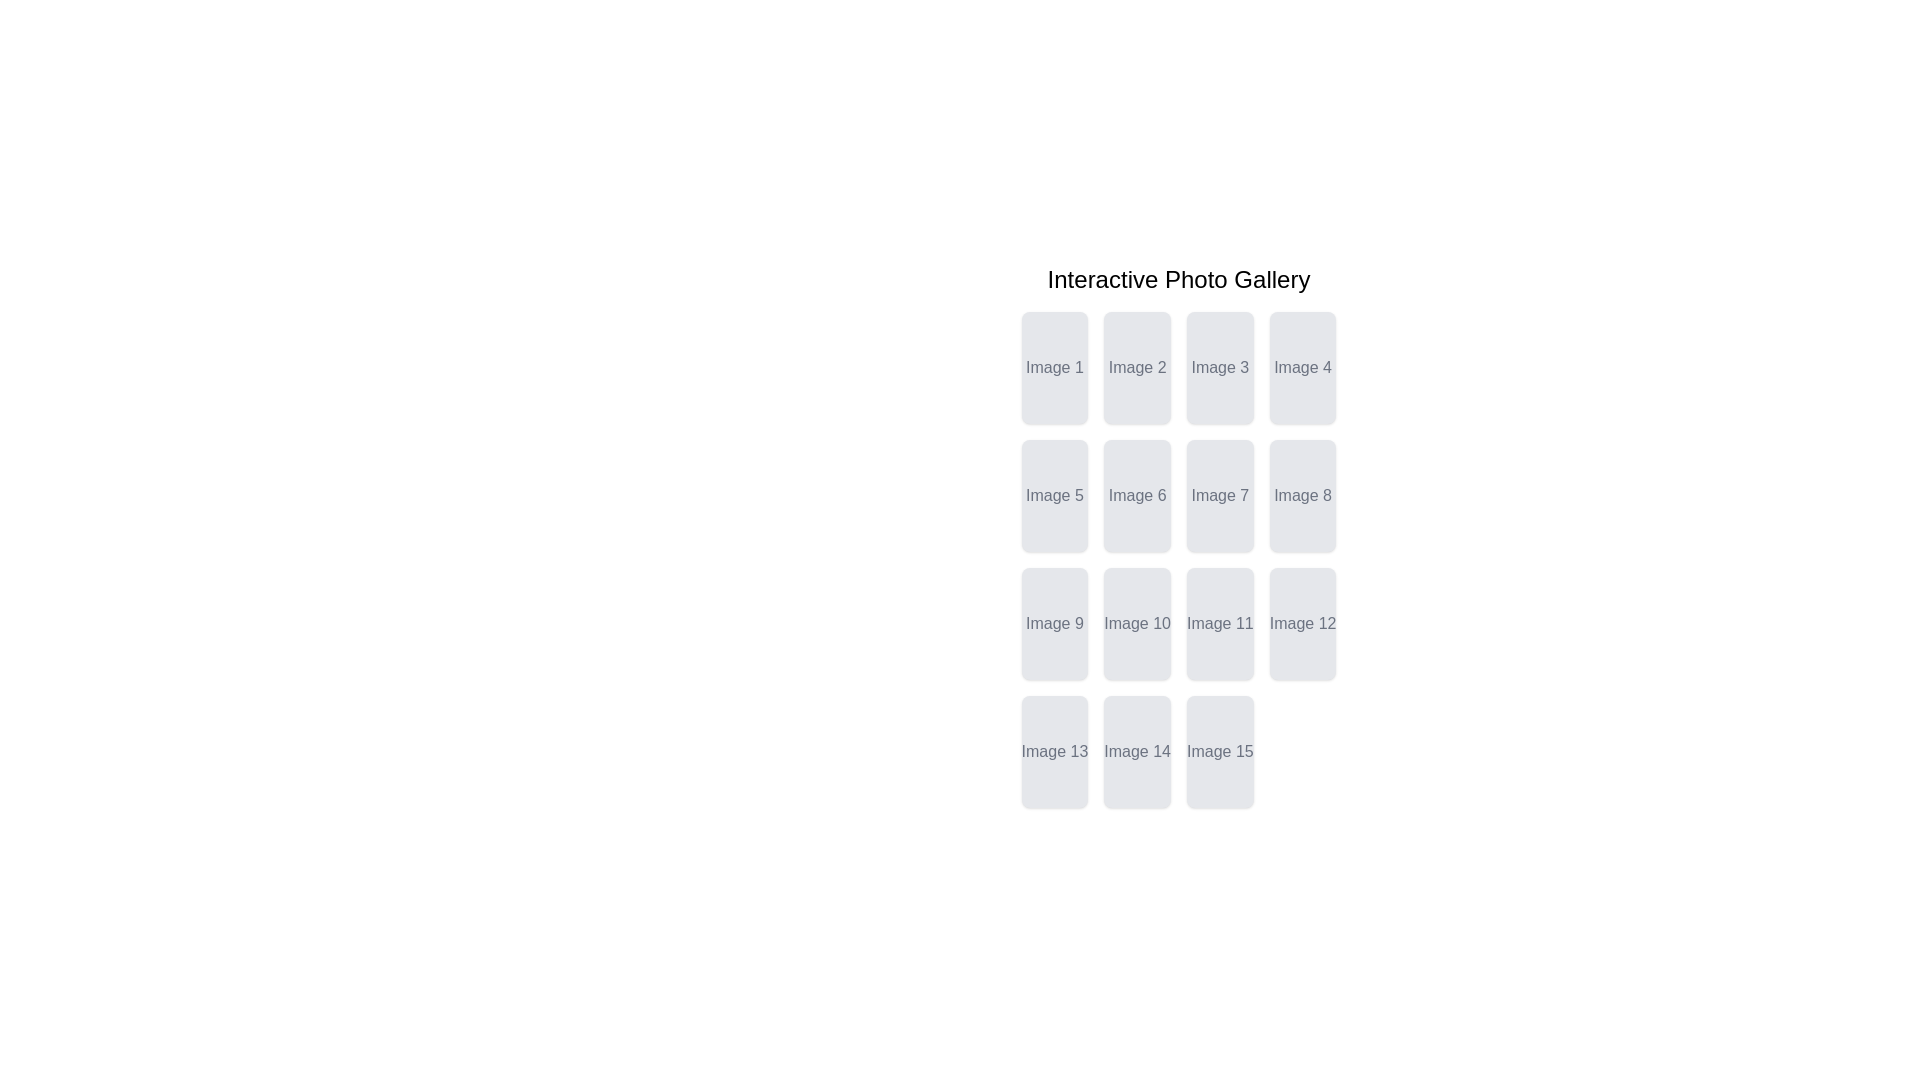  What do you see at coordinates (1053, 766) in the screenshot?
I see `the interactive comment indicator located at the bottom of the card labeled 'Image 13'` at bounding box center [1053, 766].